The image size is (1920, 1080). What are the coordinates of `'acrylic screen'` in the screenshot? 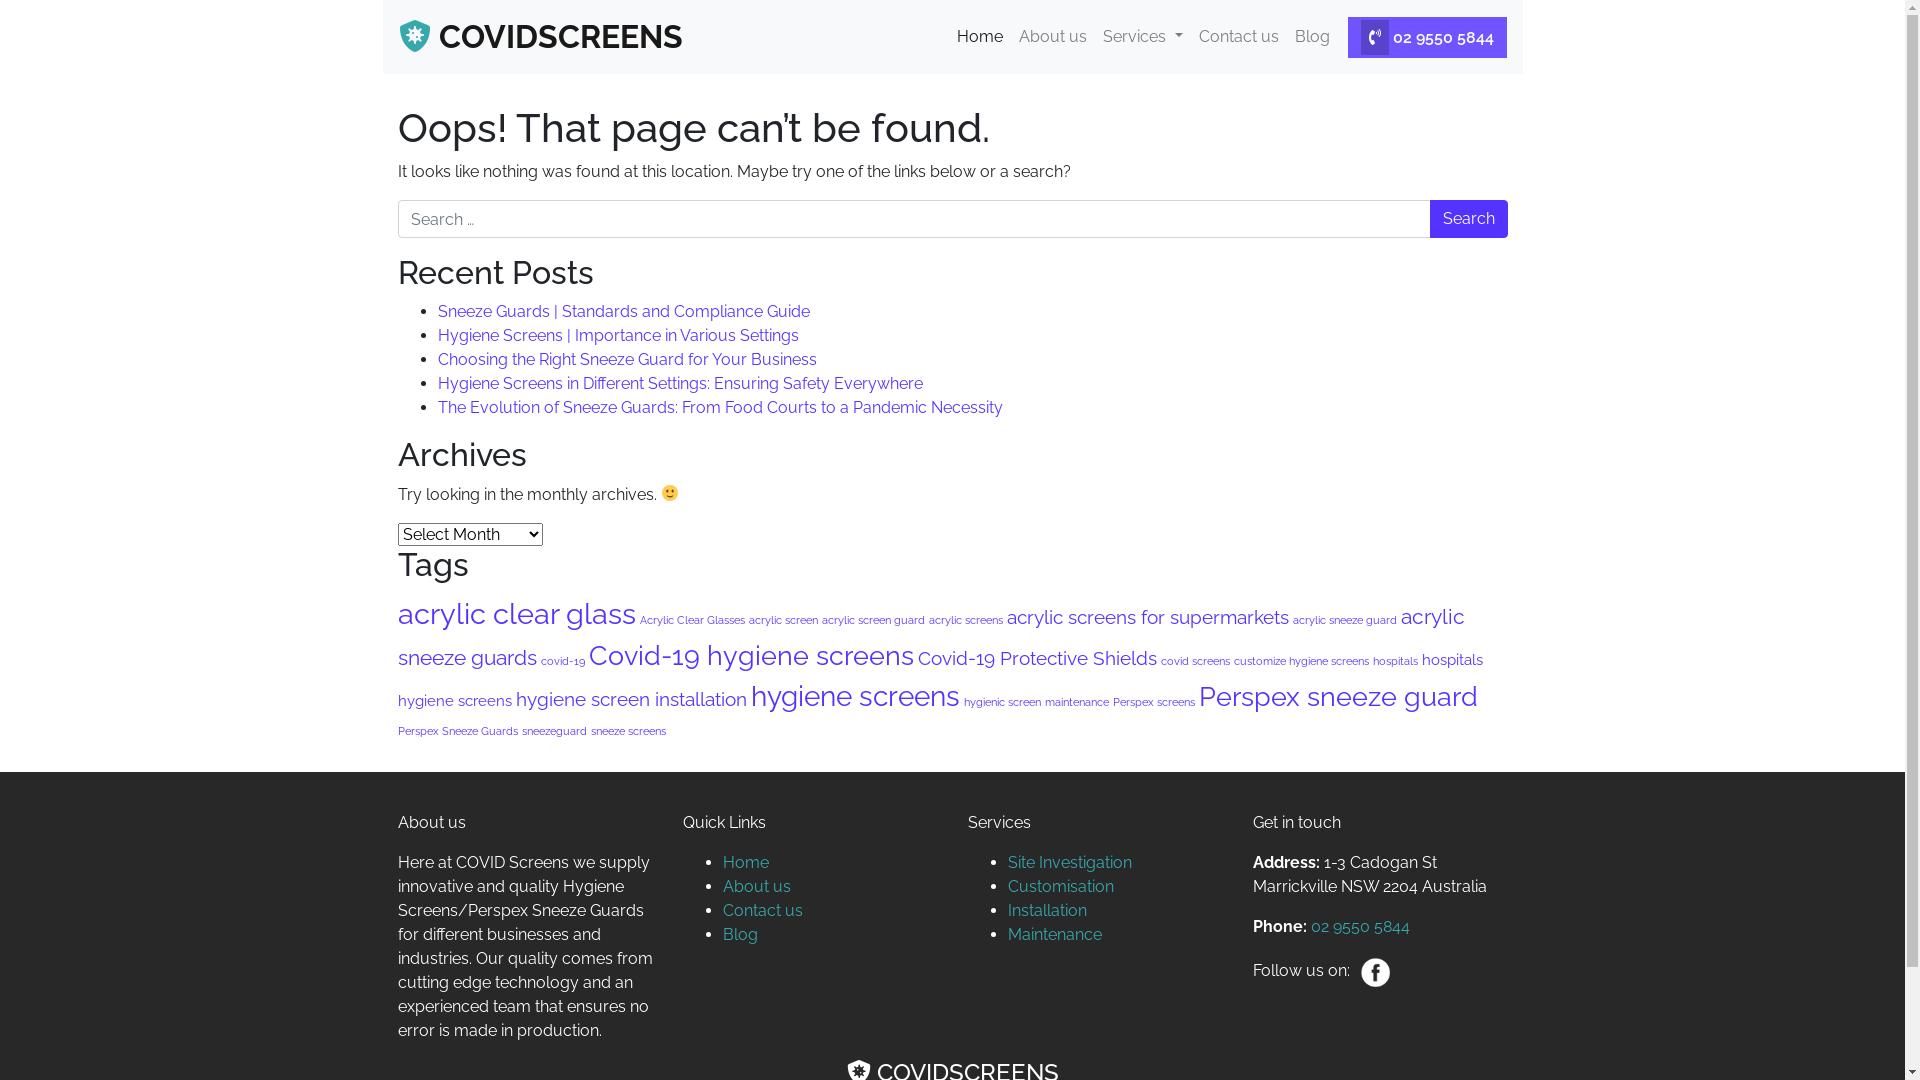 It's located at (781, 619).